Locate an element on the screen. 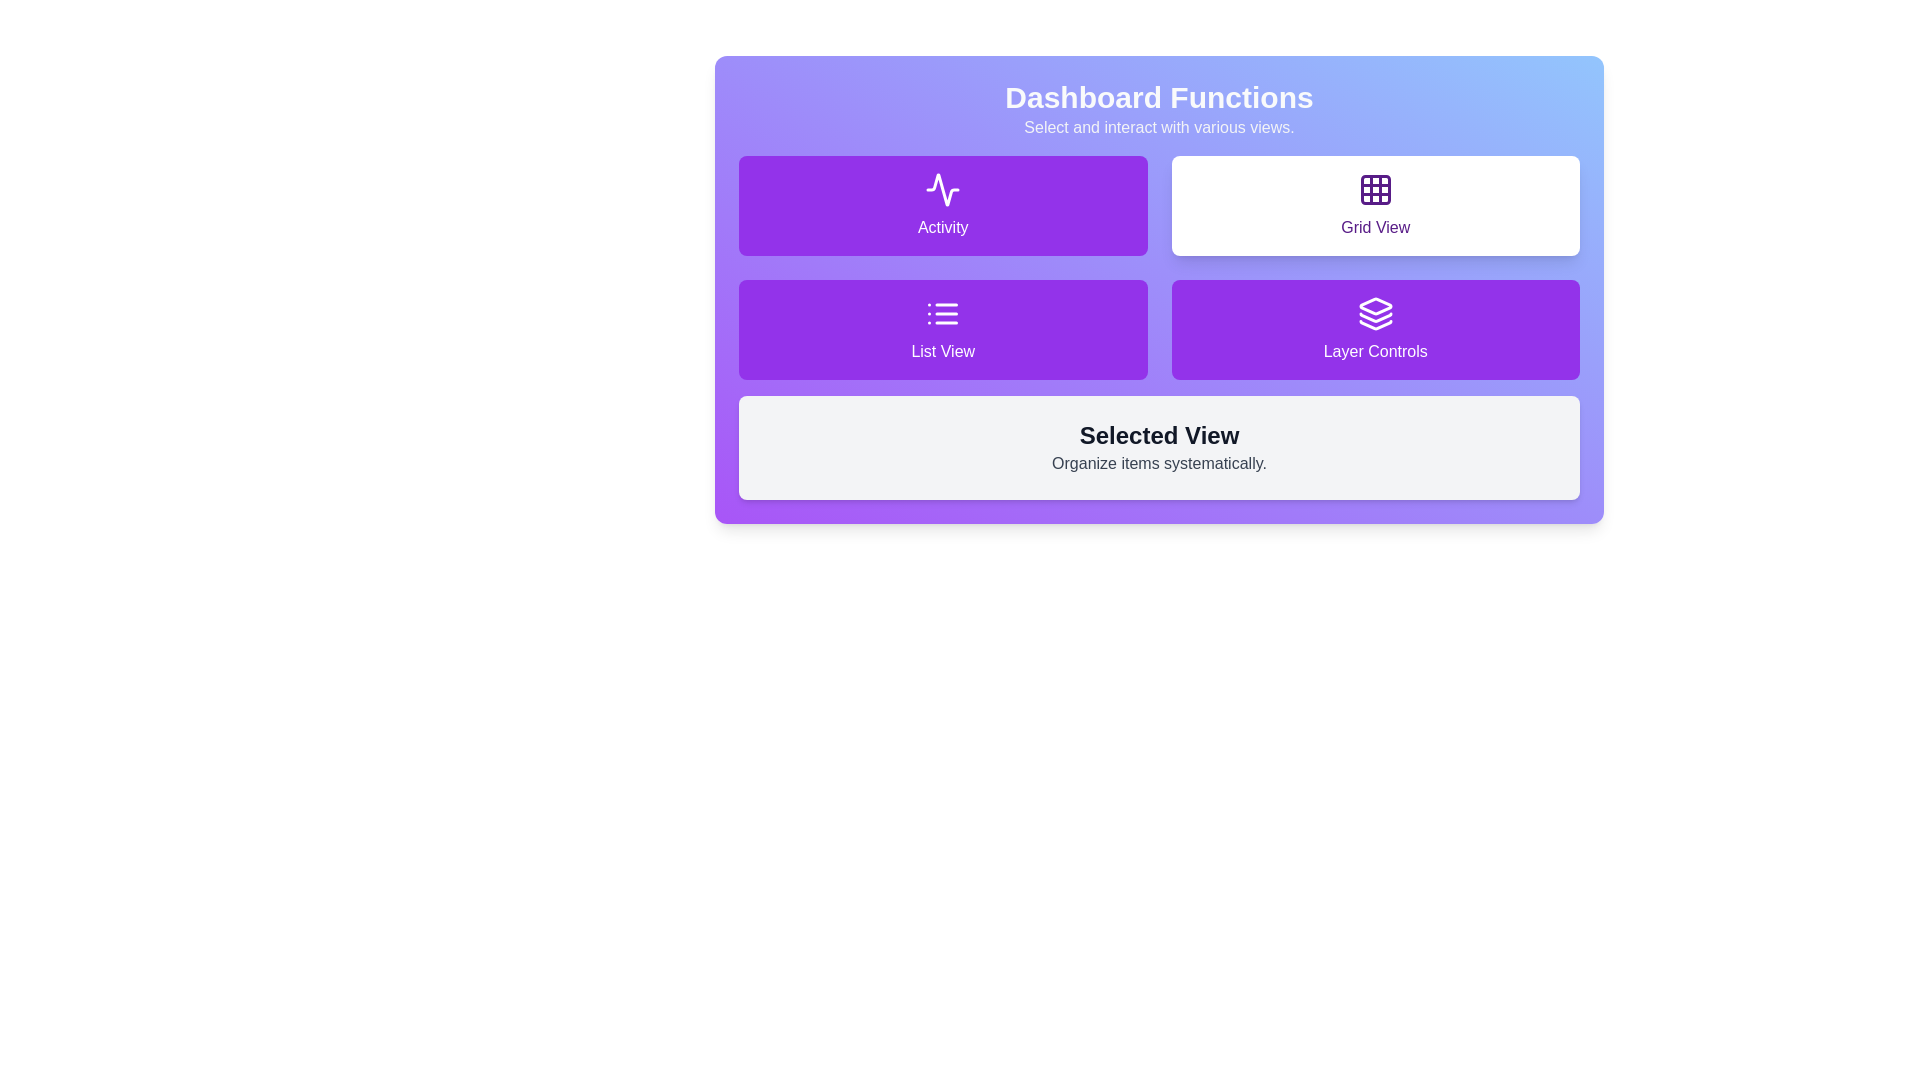 The width and height of the screenshot is (1920, 1080). the purple button labeled 'Layer Controls' with a white icon of stacked layers is located at coordinates (1374, 329).